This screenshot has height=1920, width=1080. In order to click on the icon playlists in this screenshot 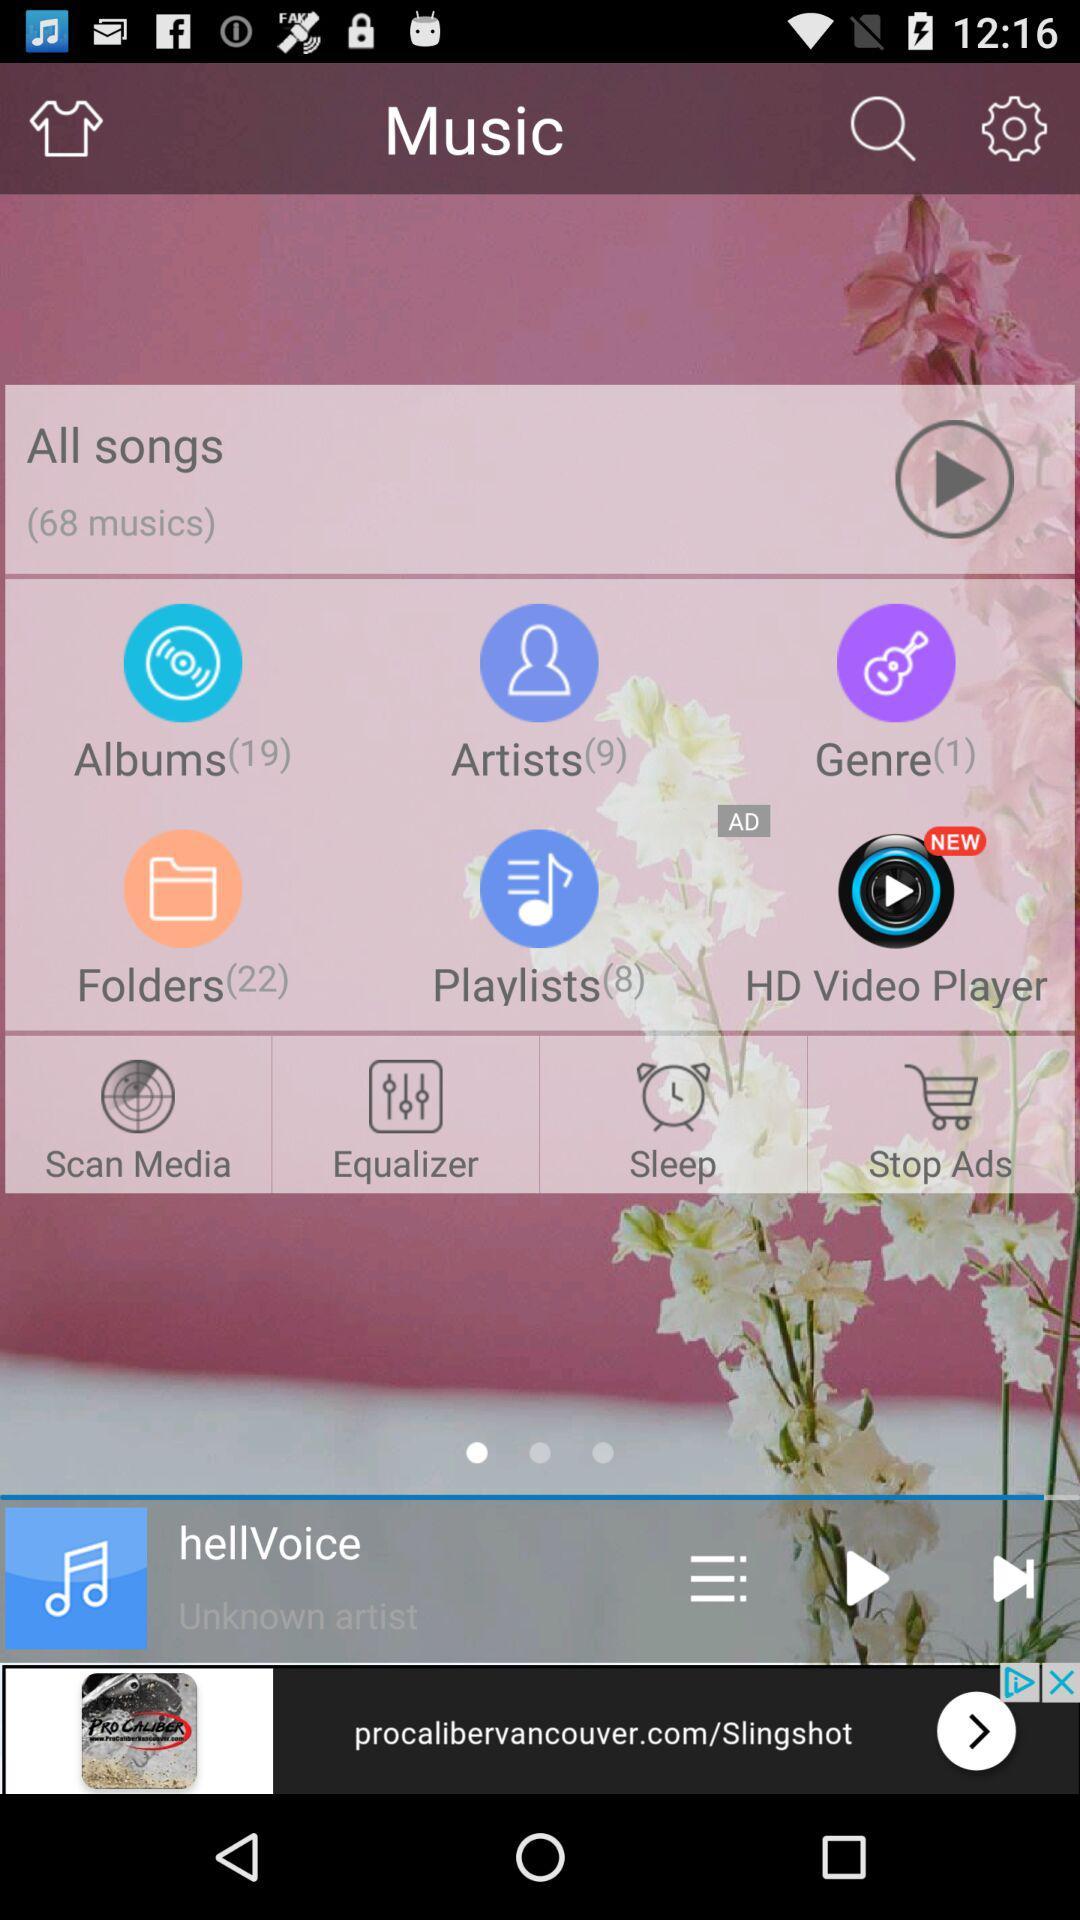, I will do `click(538, 887)`.